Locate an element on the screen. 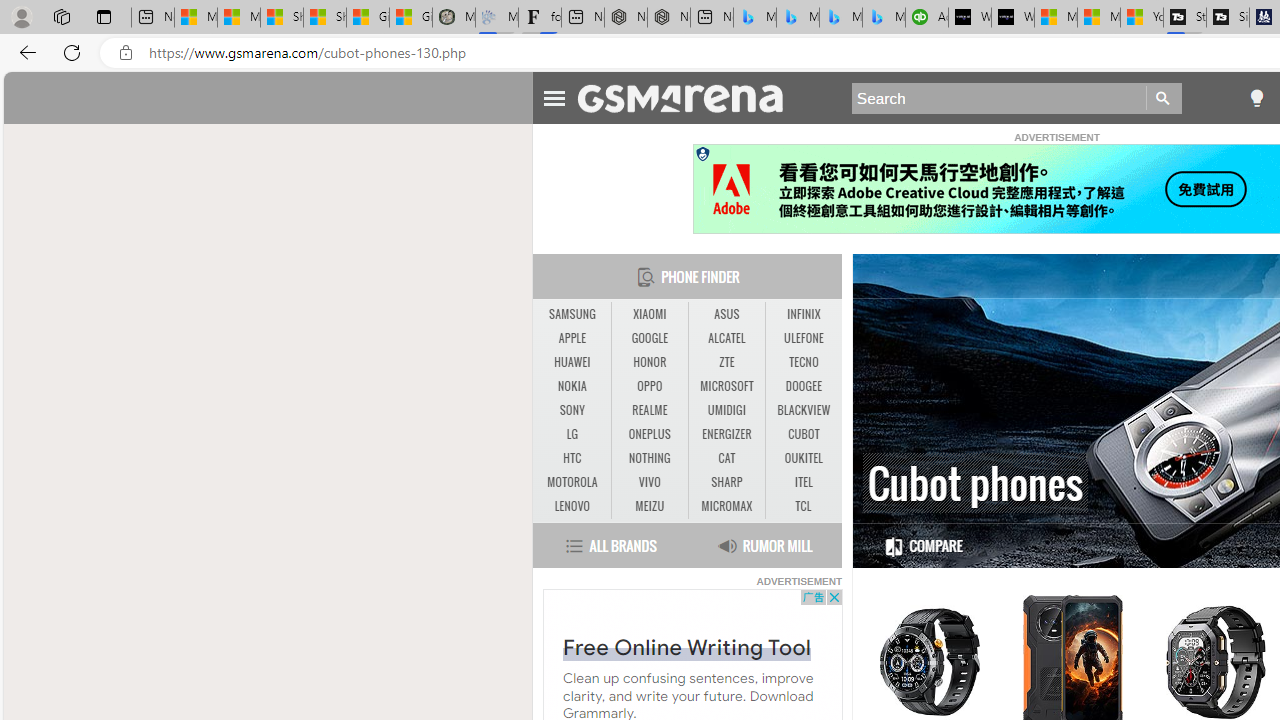  'HTC' is located at coordinates (571, 458).